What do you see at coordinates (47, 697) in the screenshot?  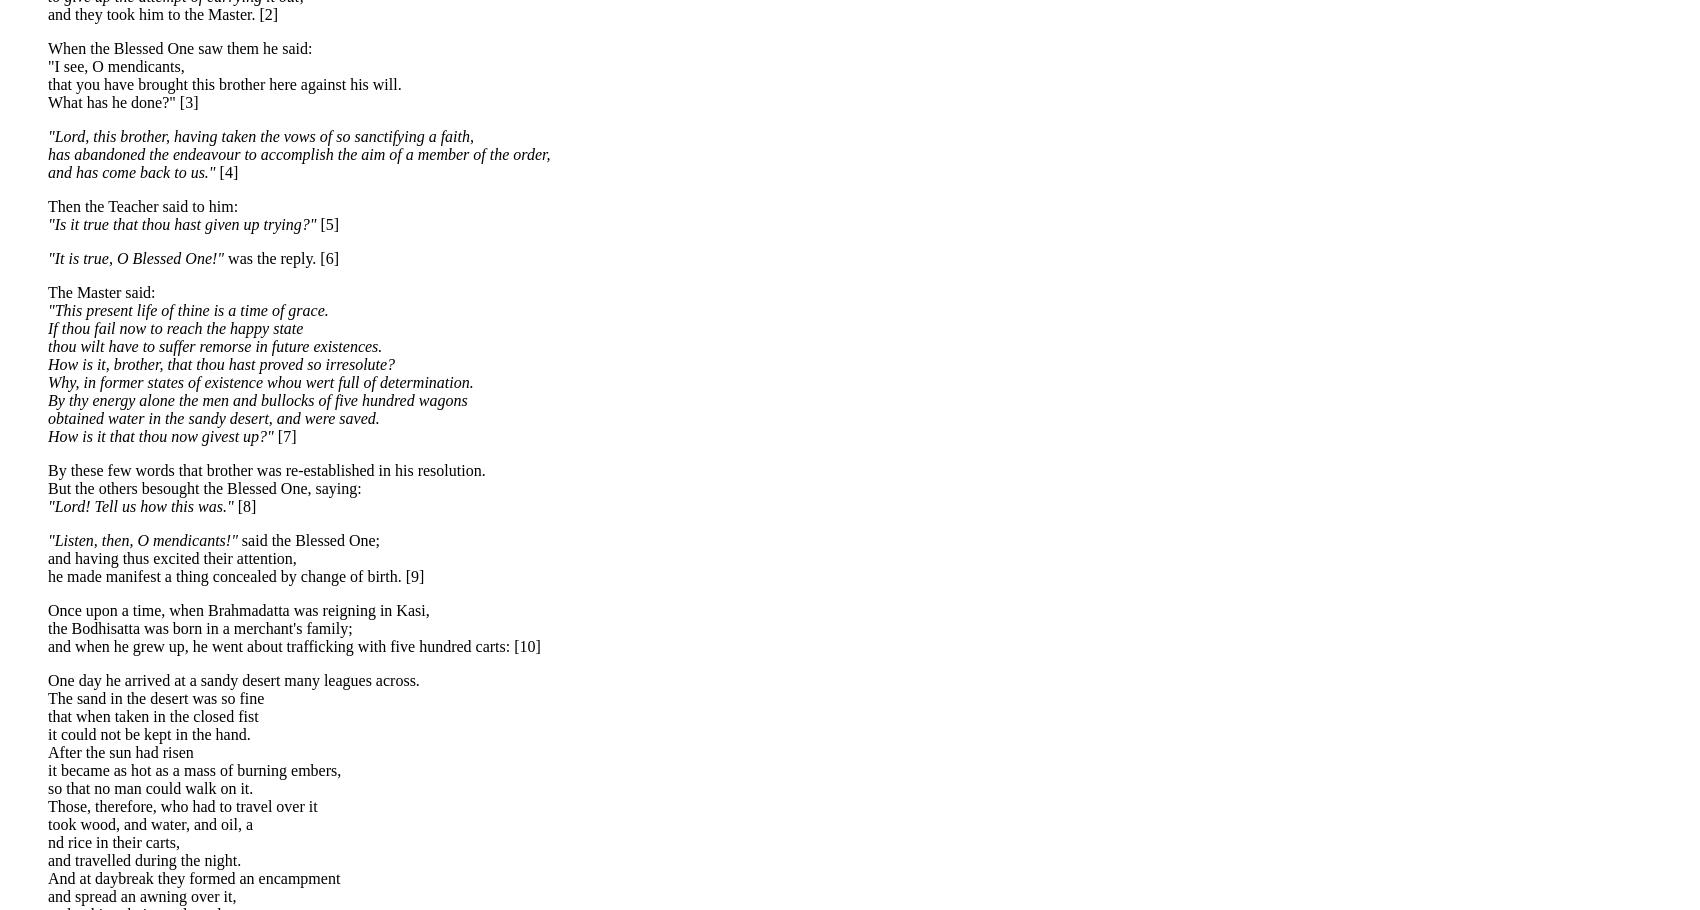 I see `'The sand in the desert was so fine'` at bounding box center [47, 697].